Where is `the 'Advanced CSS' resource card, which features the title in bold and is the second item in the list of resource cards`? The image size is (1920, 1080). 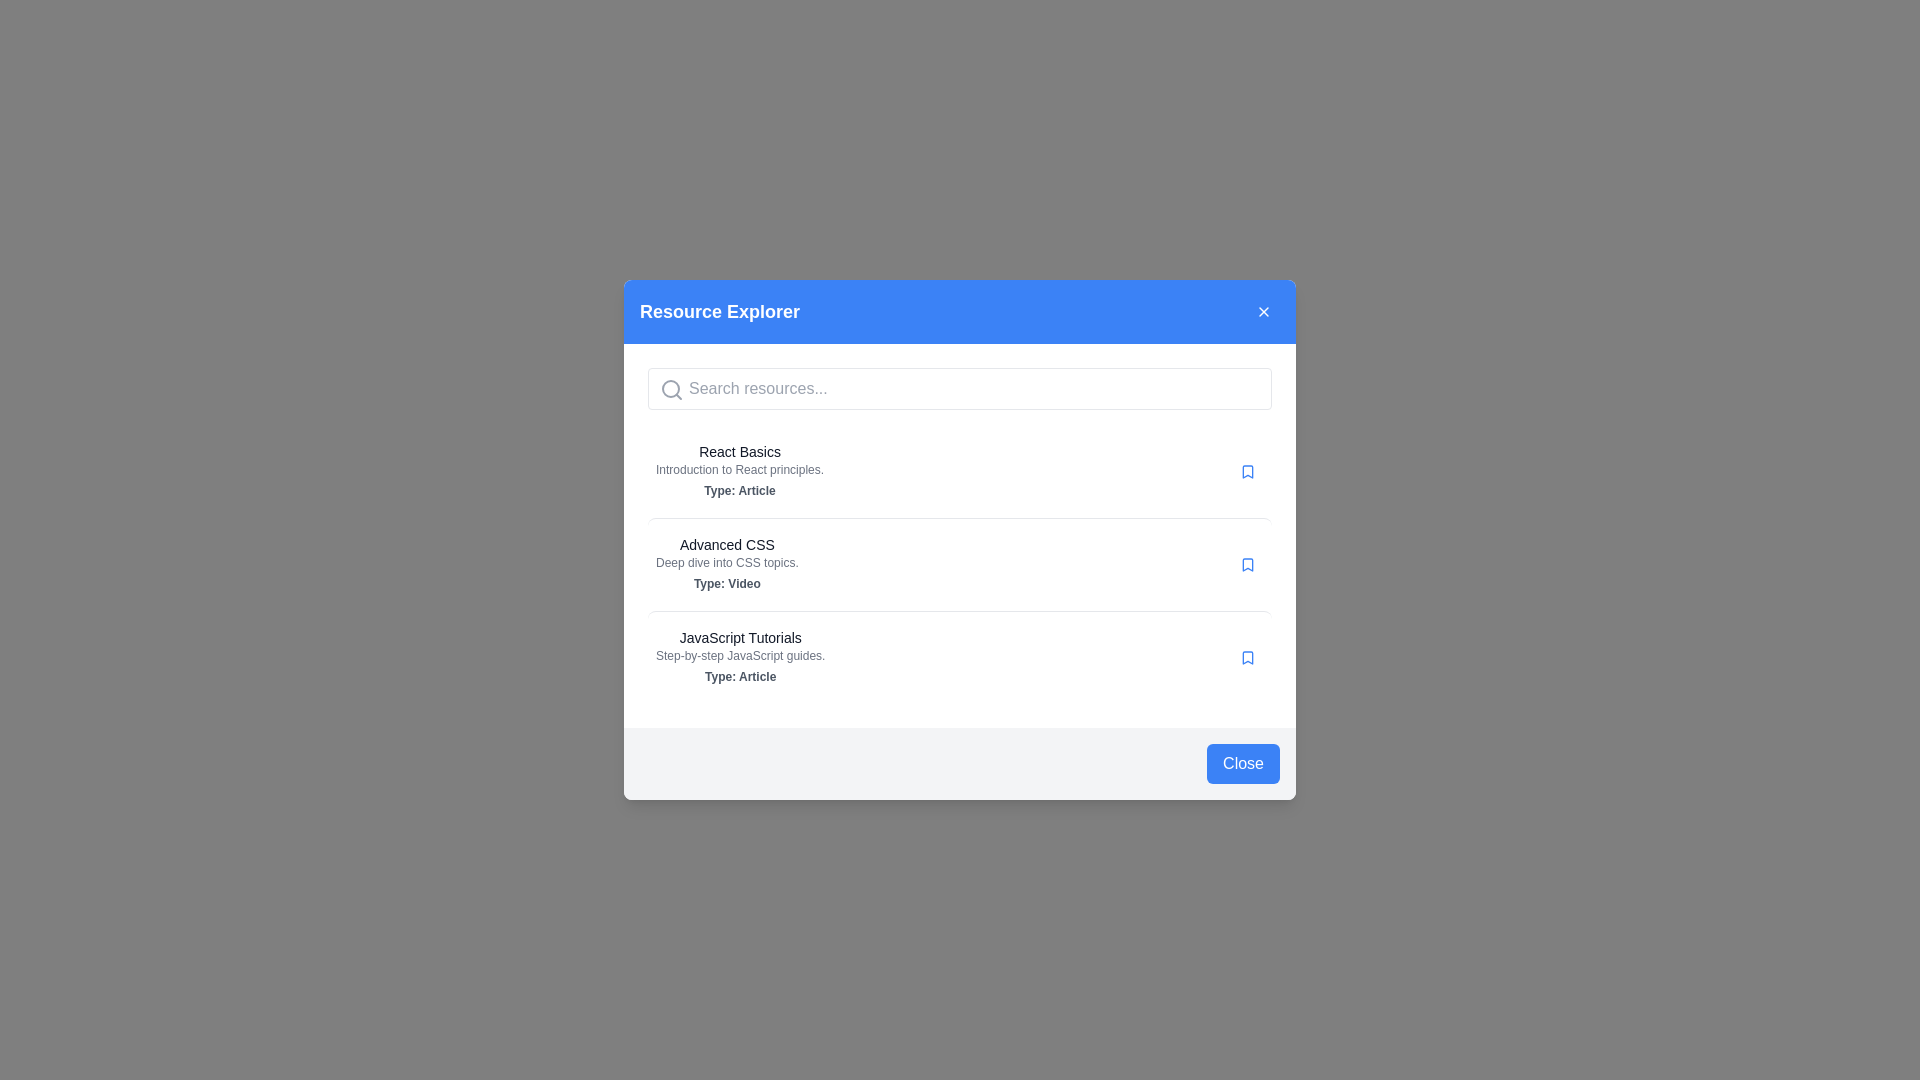
the 'Advanced CSS' resource card, which features the title in bold and is the second item in the list of resource cards is located at coordinates (726, 564).